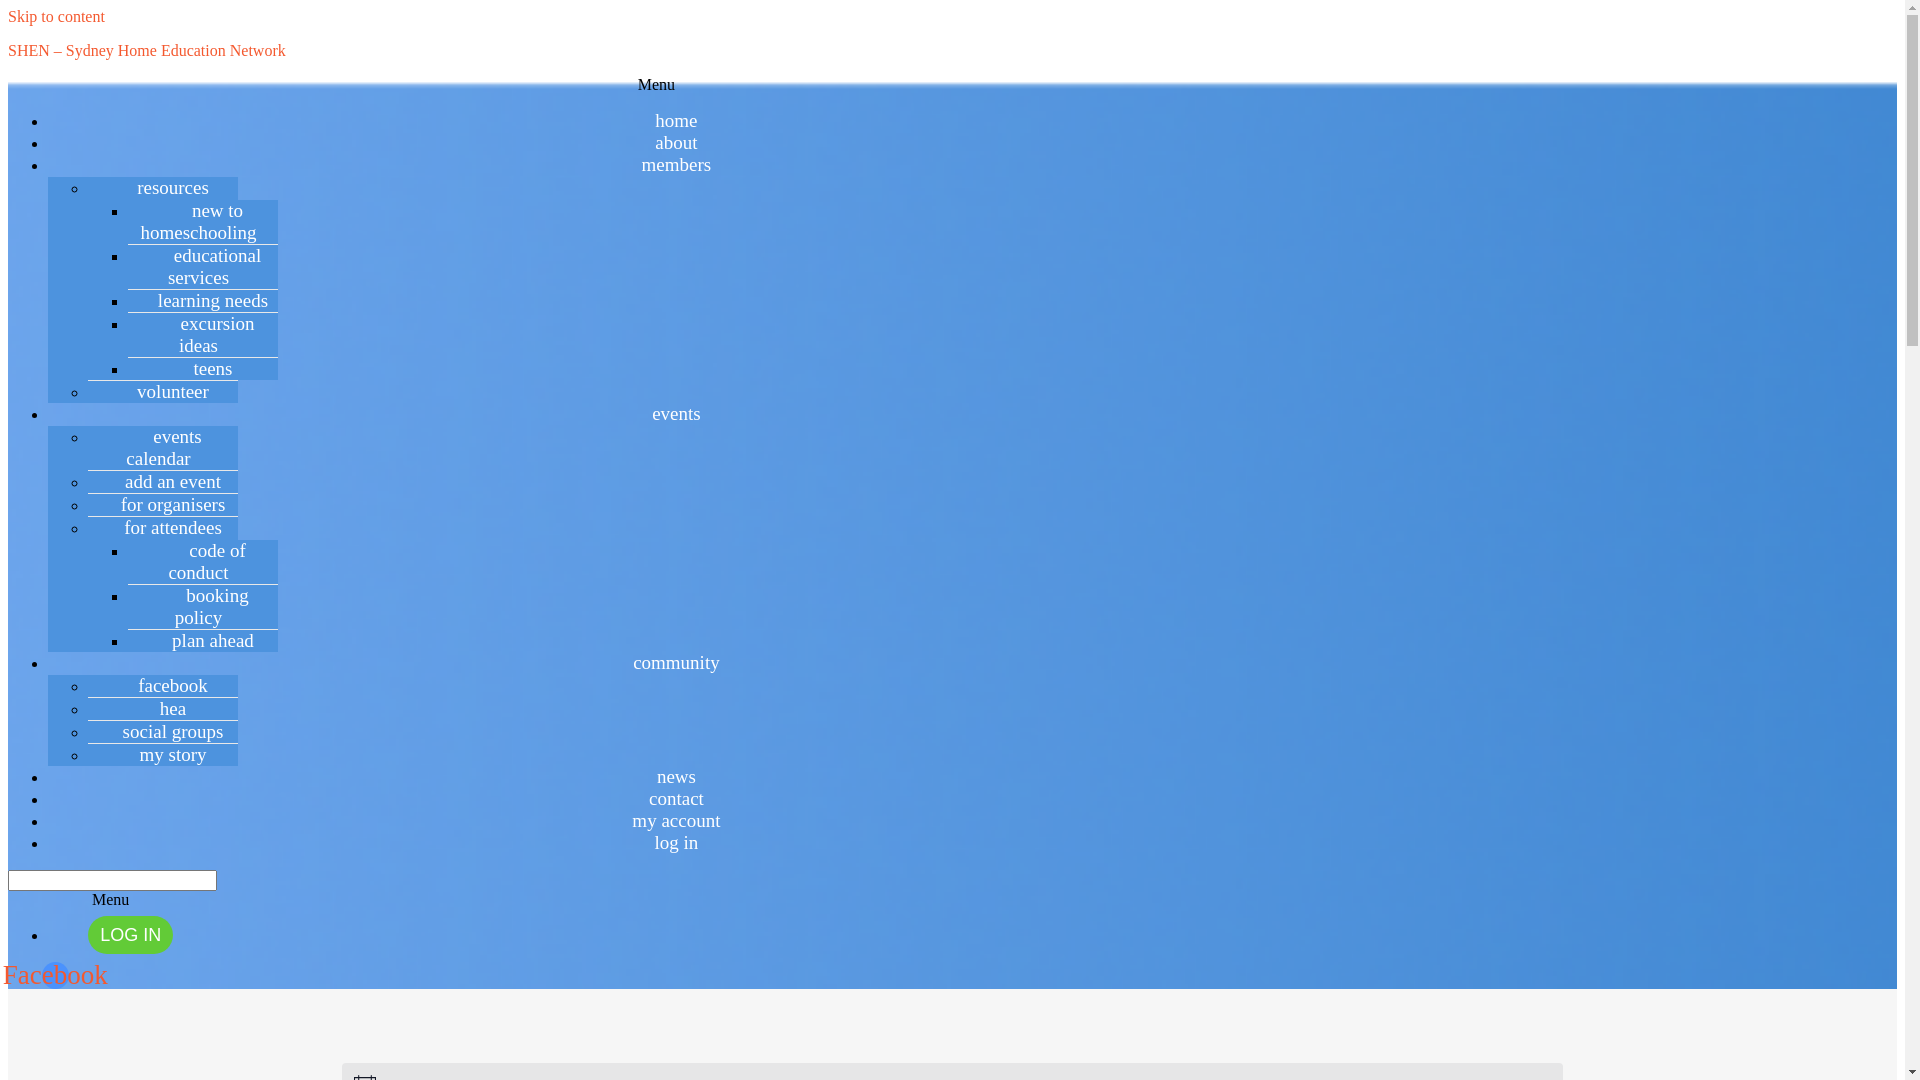 The width and height of the screenshot is (1920, 1080). Describe the element at coordinates (163, 731) in the screenshot. I see `'social groups'` at that location.